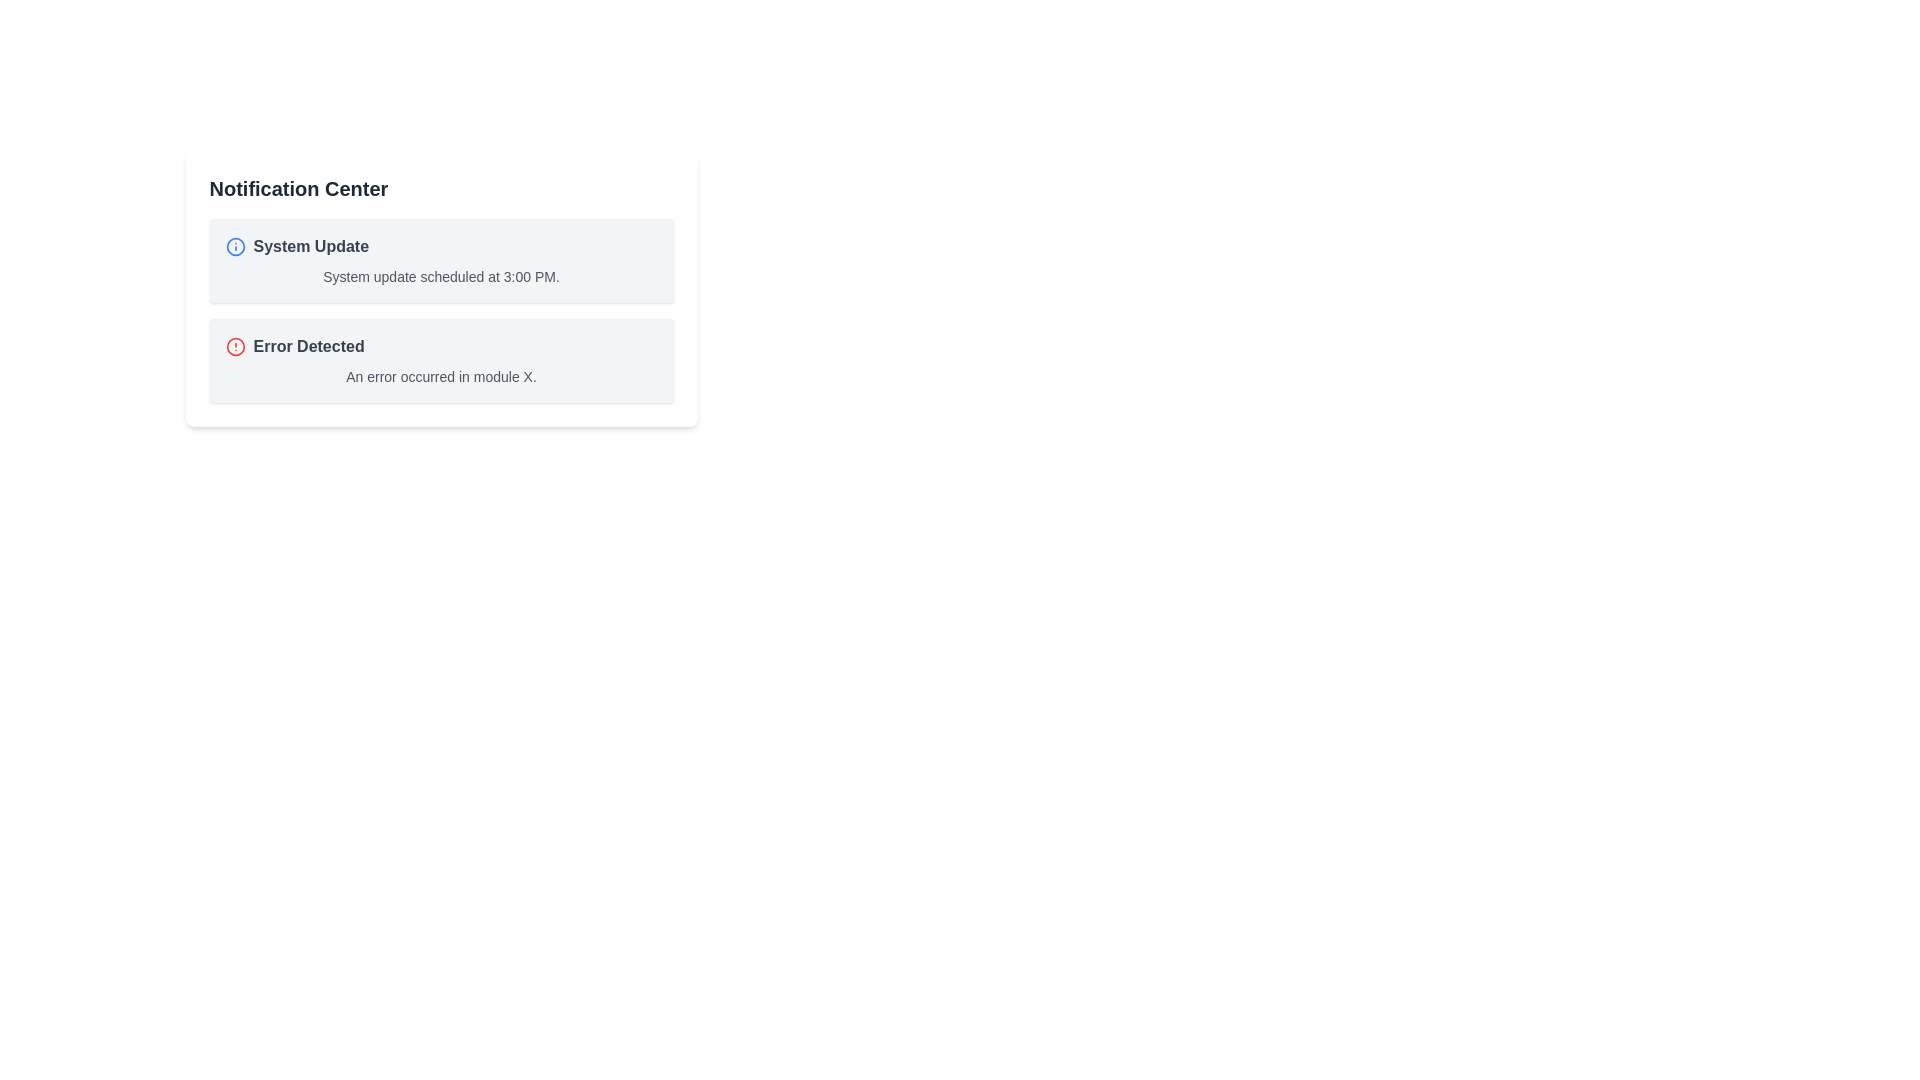 The image size is (1920, 1080). What do you see at coordinates (235, 346) in the screenshot?
I see `the status indicated by the Circular Icon on the left side of the 'Error Detected' notification card in the Notification Center` at bounding box center [235, 346].